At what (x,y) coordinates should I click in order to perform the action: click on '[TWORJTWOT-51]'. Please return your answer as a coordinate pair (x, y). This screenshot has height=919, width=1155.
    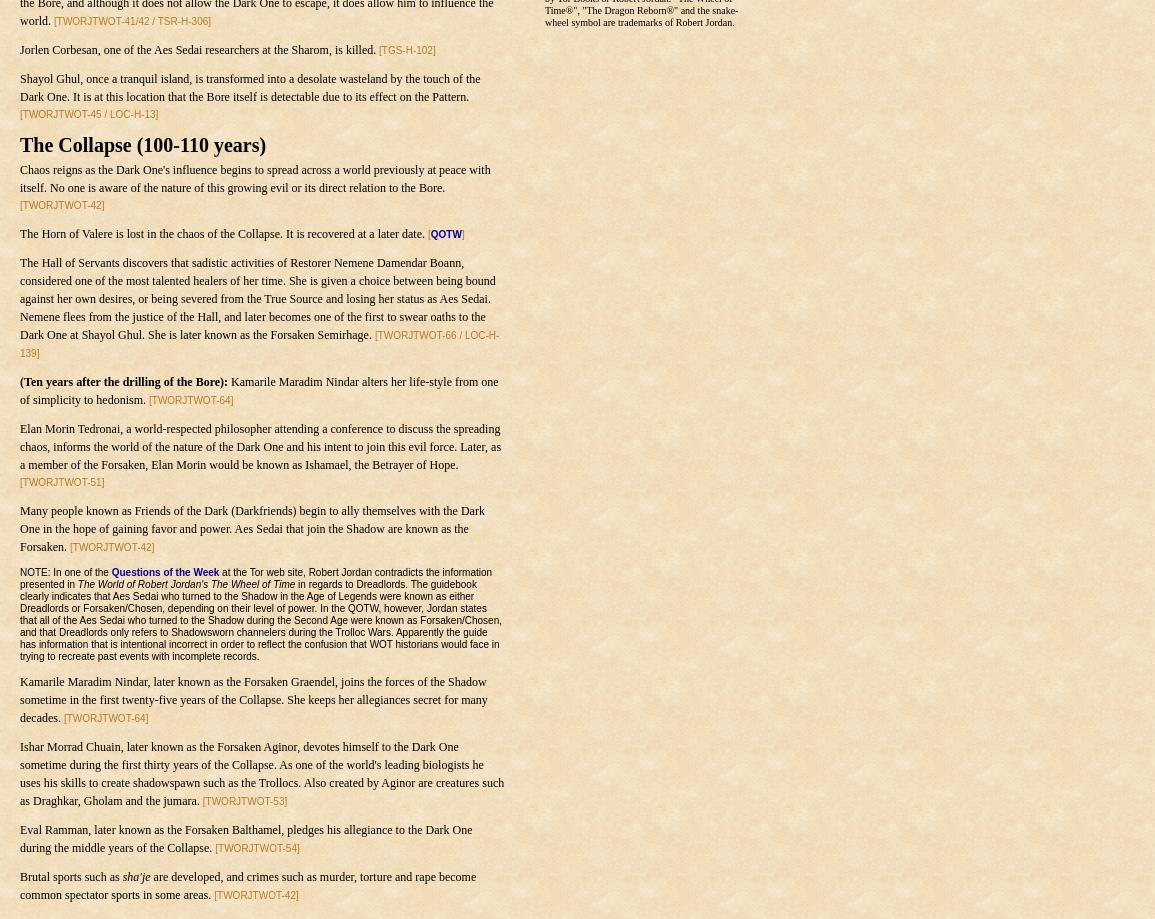
    Looking at the image, I should click on (61, 481).